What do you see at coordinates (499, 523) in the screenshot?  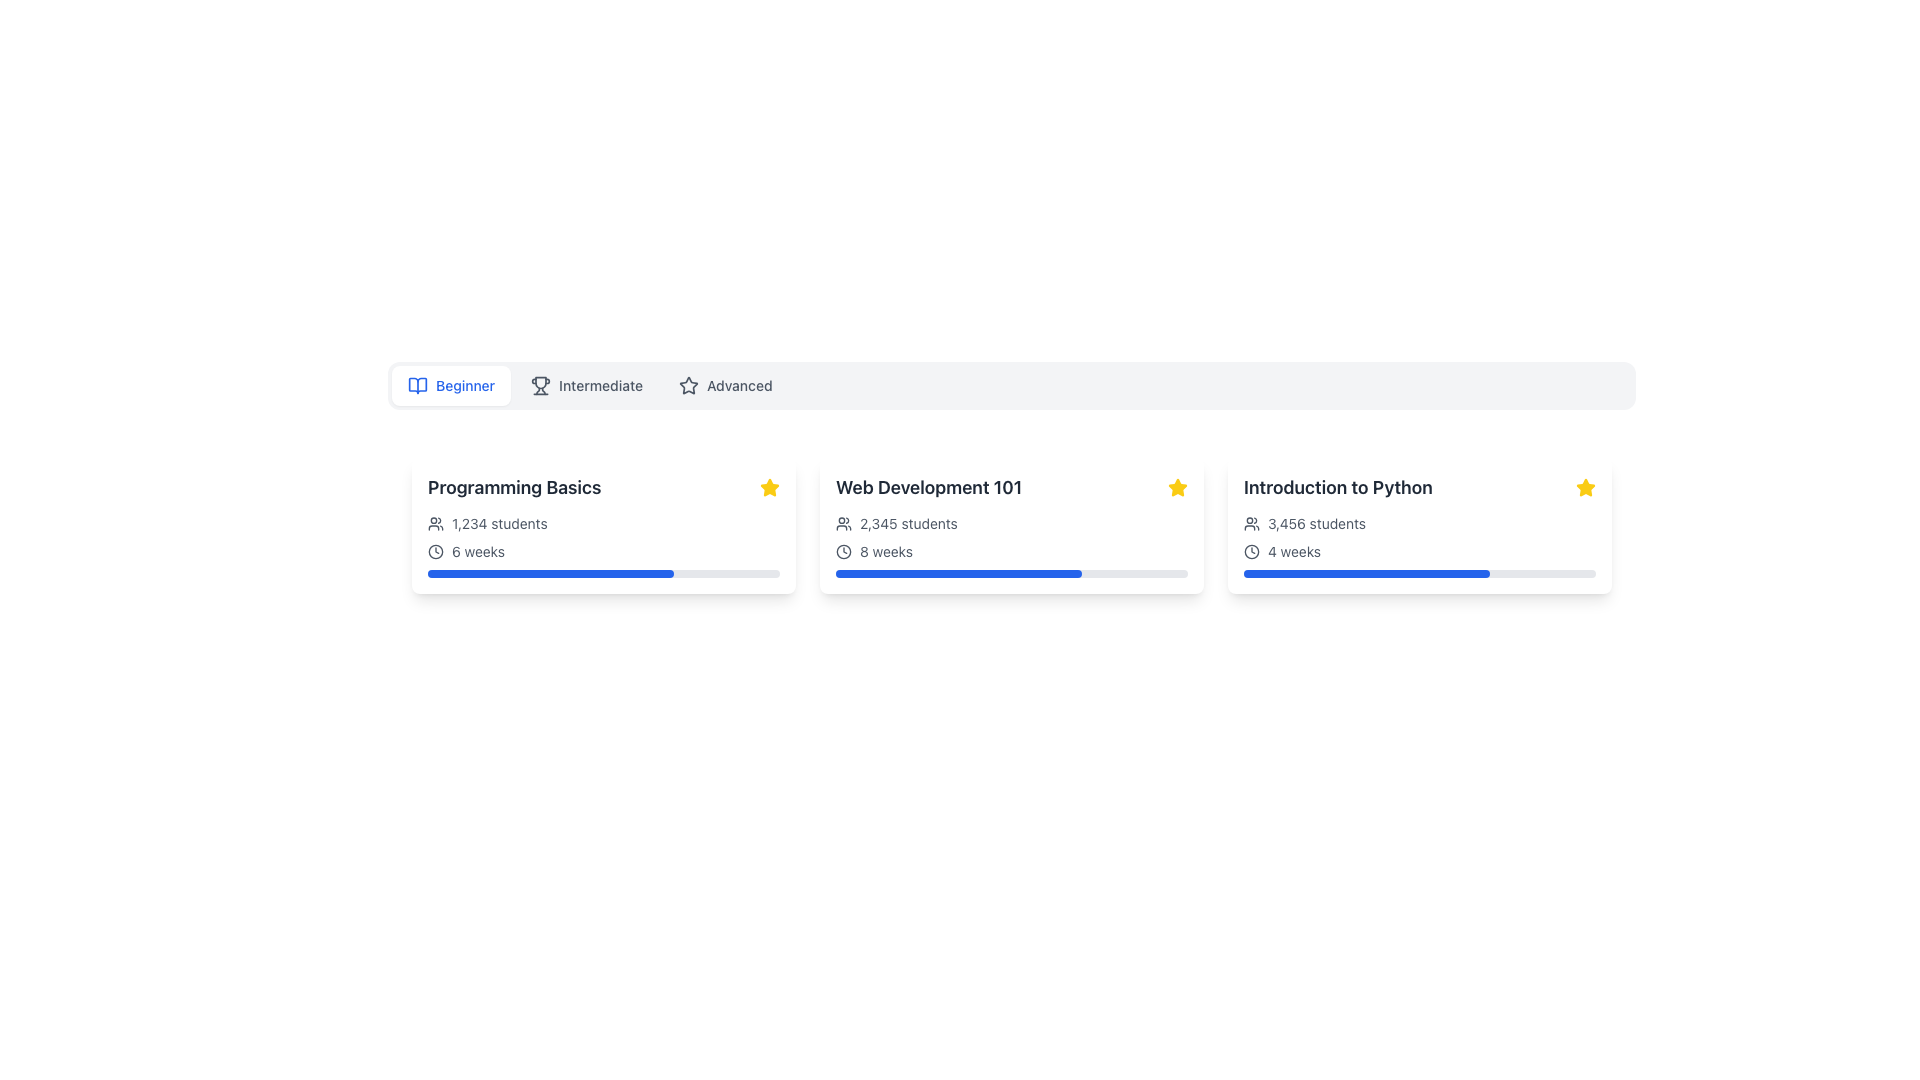 I see `the Text Label indicating the total number of students for the course 'Programming Basics', which is positioned to the right of the user group icon in the horizontal layout` at bounding box center [499, 523].